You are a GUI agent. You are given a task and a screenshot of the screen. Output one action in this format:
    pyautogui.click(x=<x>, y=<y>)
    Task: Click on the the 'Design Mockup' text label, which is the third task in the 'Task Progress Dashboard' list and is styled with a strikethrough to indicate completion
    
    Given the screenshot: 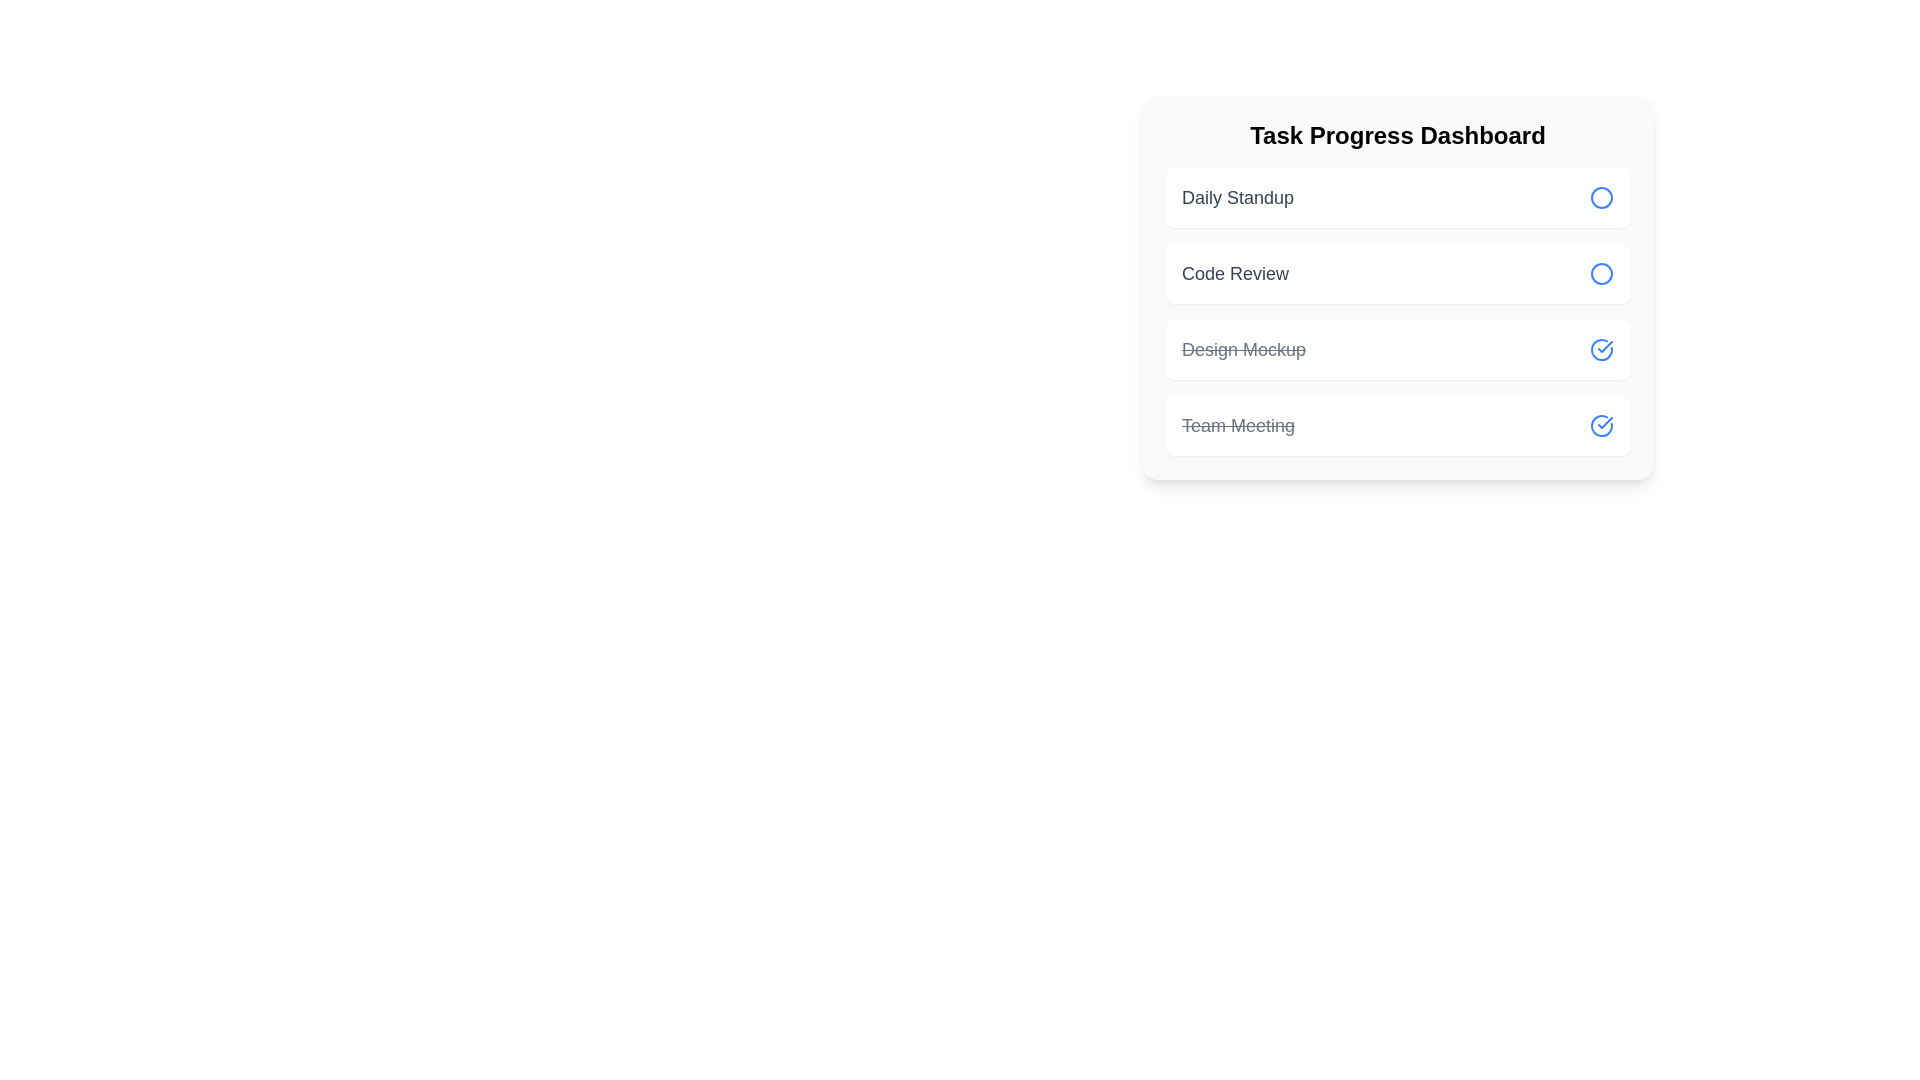 What is the action you would take?
    pyautogui.click(x=1242, y=349)
    